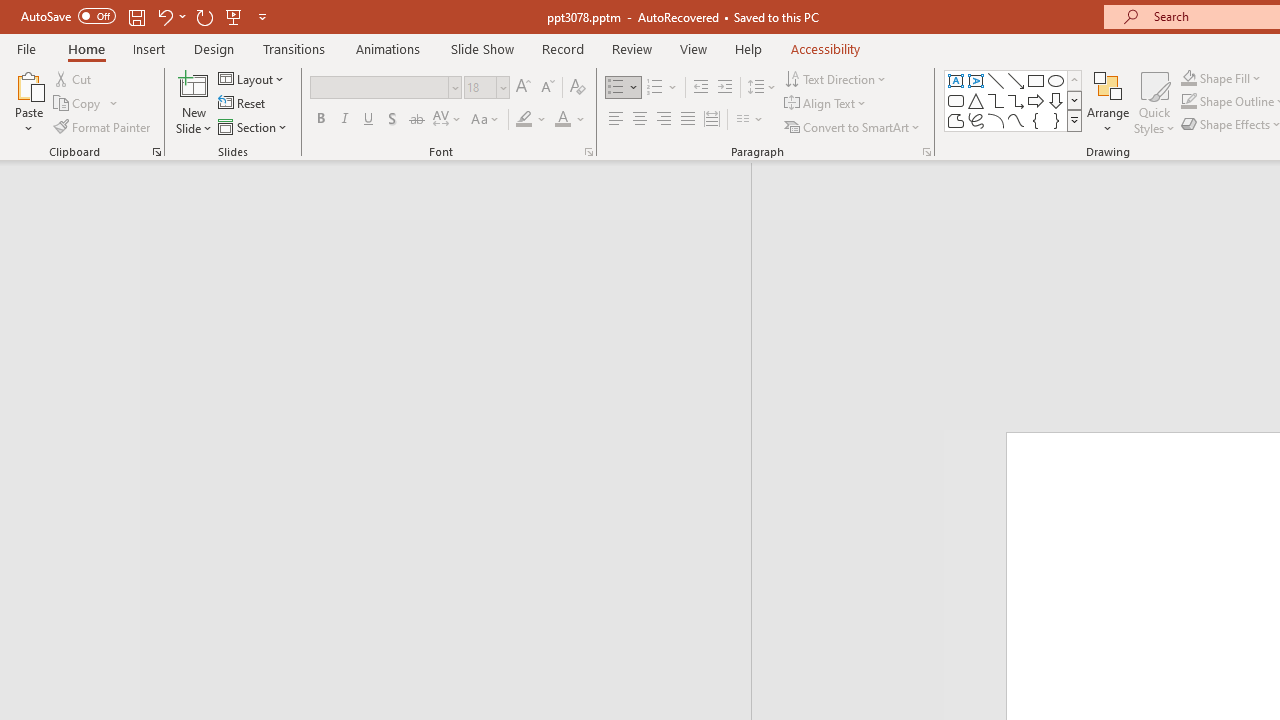 The width and height of the screenshot is (1280, 720). Describe the element at coordinates (576, 86) in the screenshot. I see `'Clear Formatting'` at that location.